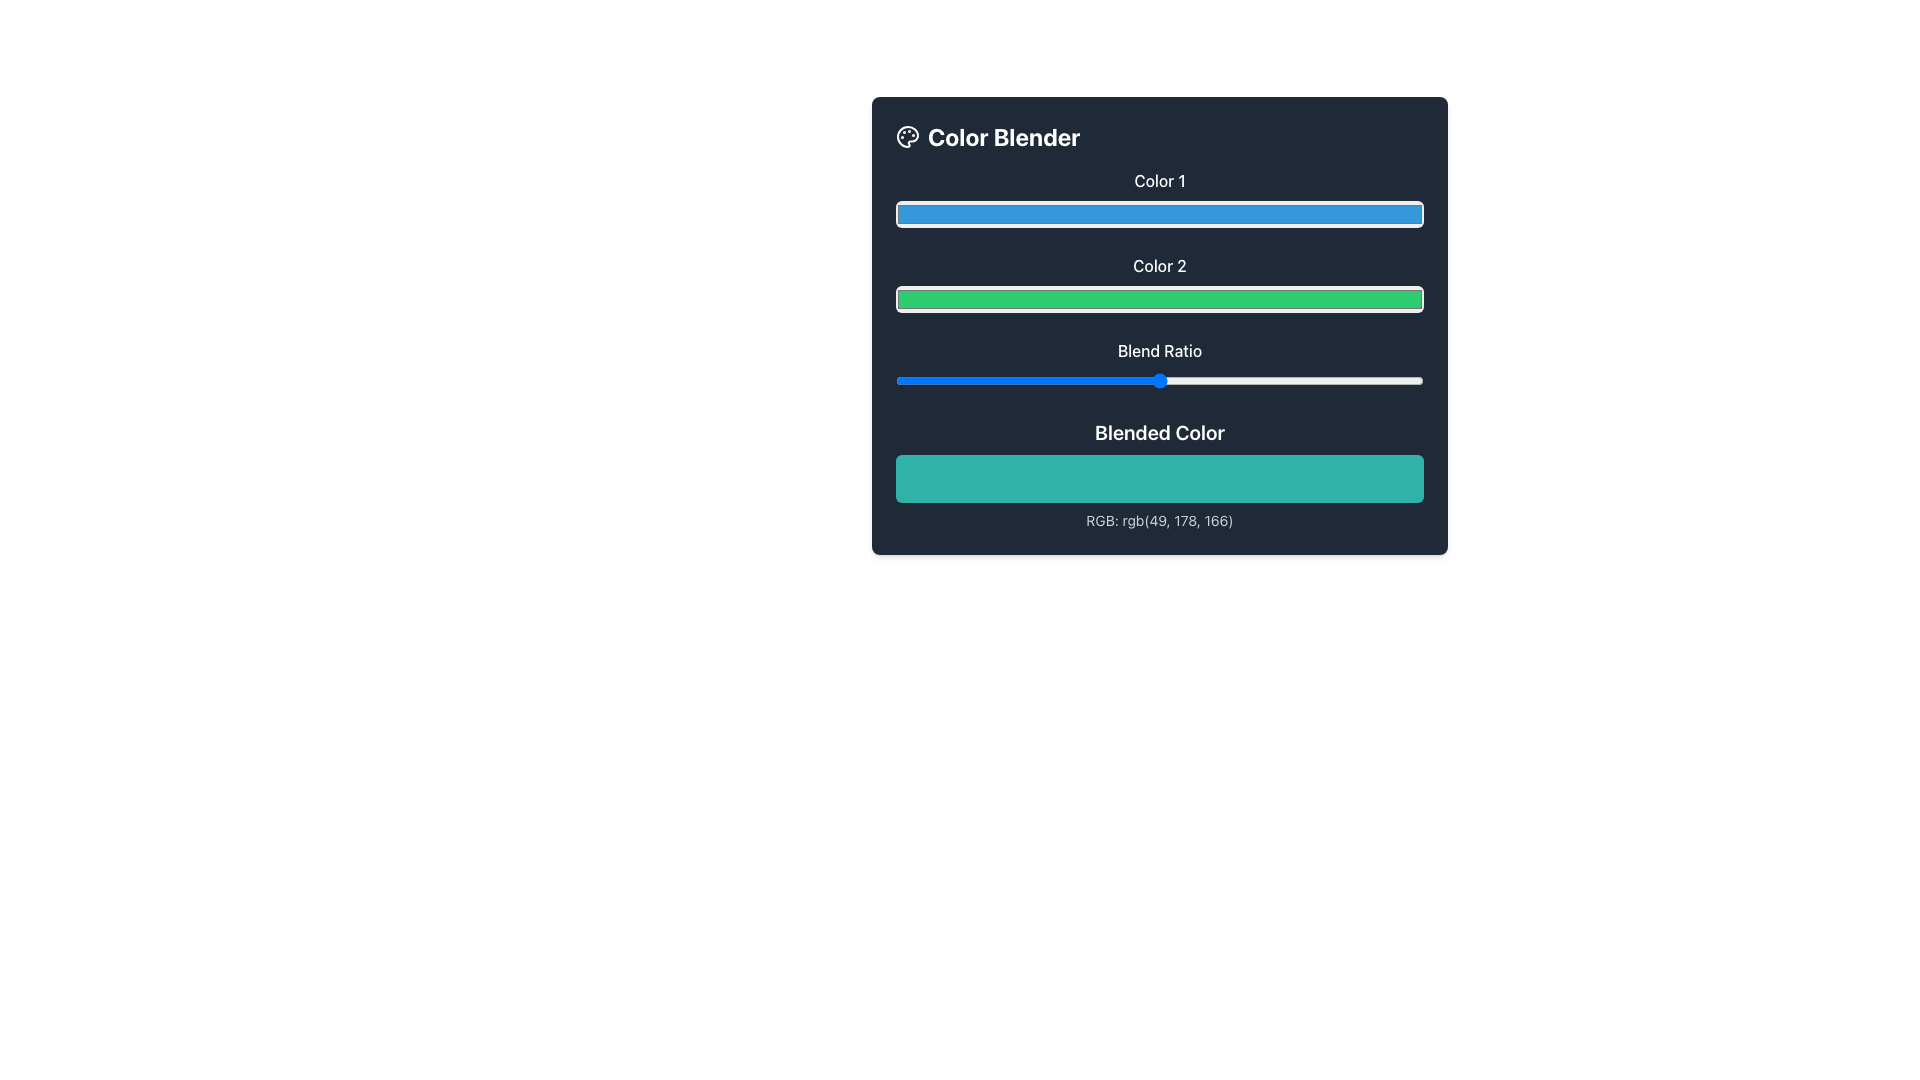  Describe the element at coordinates (1181, 381) in the screenshot. I see `the Blend Ratio slider` at that location.